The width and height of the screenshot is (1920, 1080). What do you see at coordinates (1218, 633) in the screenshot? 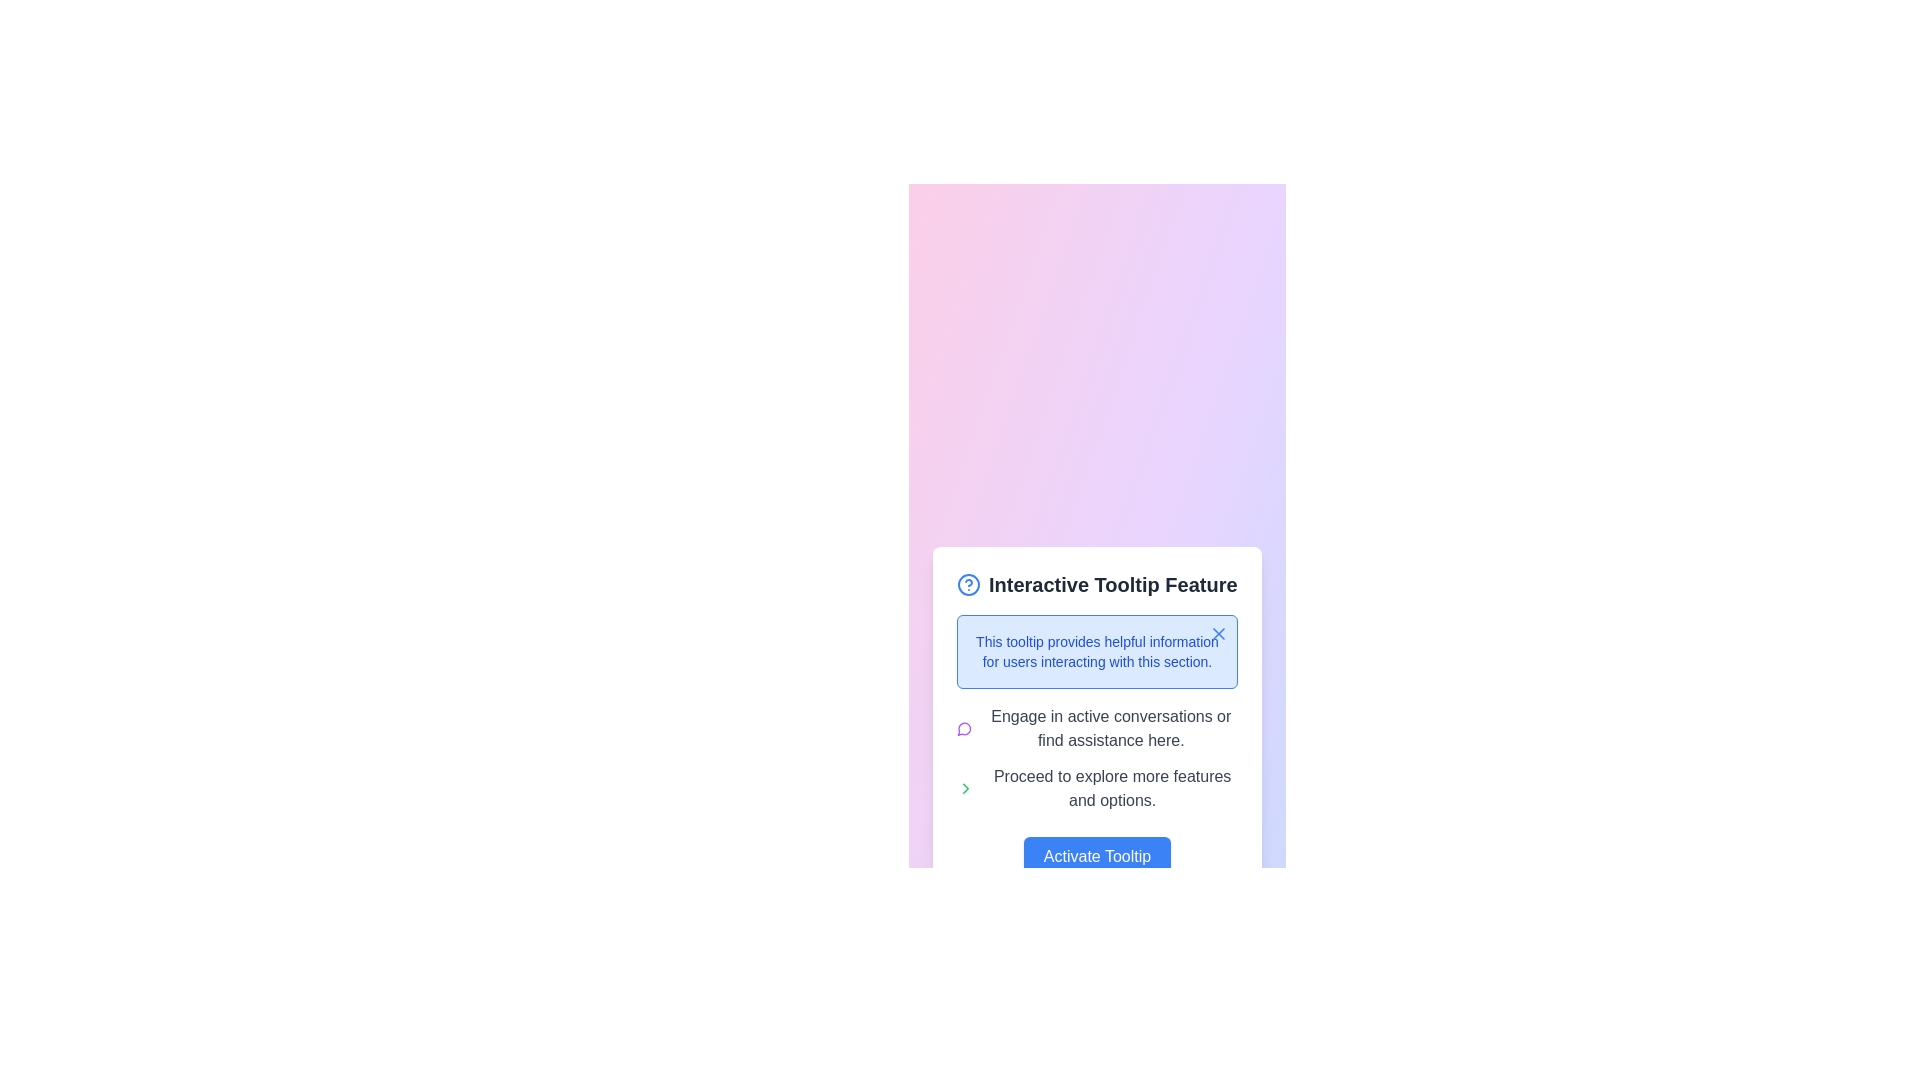
I see `the small blue 'X' icon in the upper-right corner of the tooltip box` at bounding box center [1218, 633].